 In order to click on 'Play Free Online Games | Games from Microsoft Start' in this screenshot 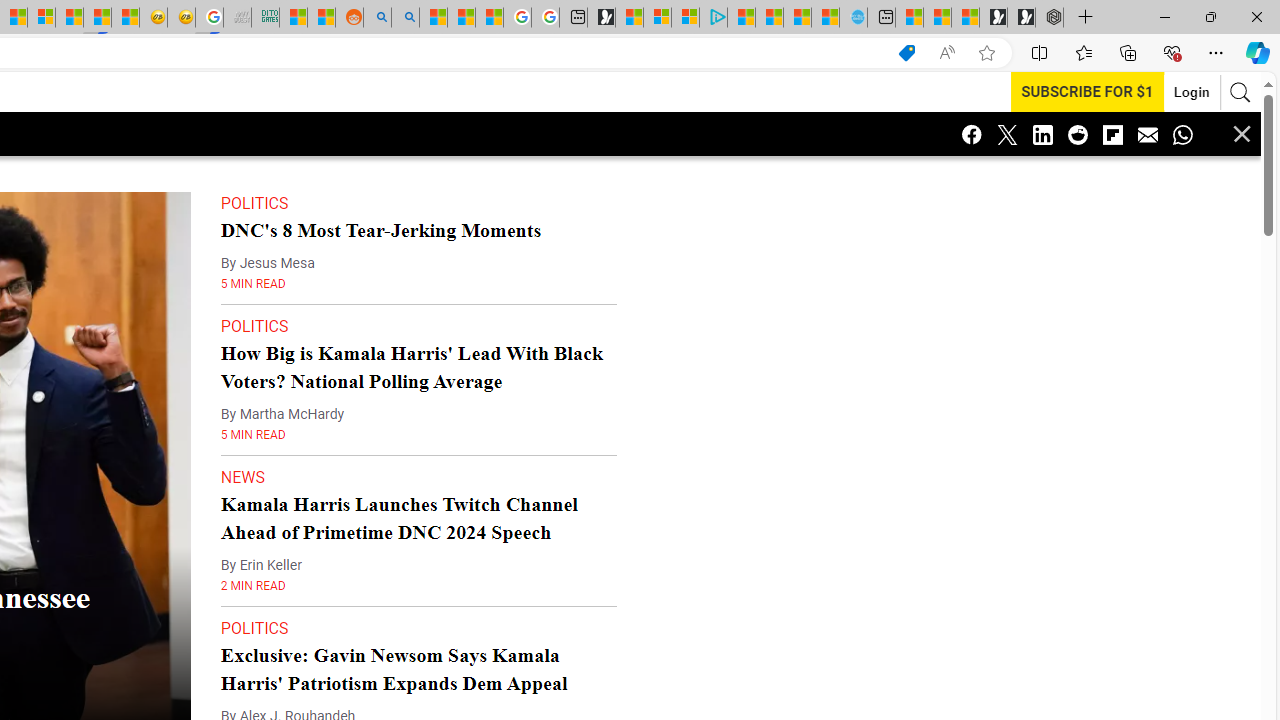, I will do `click(1021, 17)`.